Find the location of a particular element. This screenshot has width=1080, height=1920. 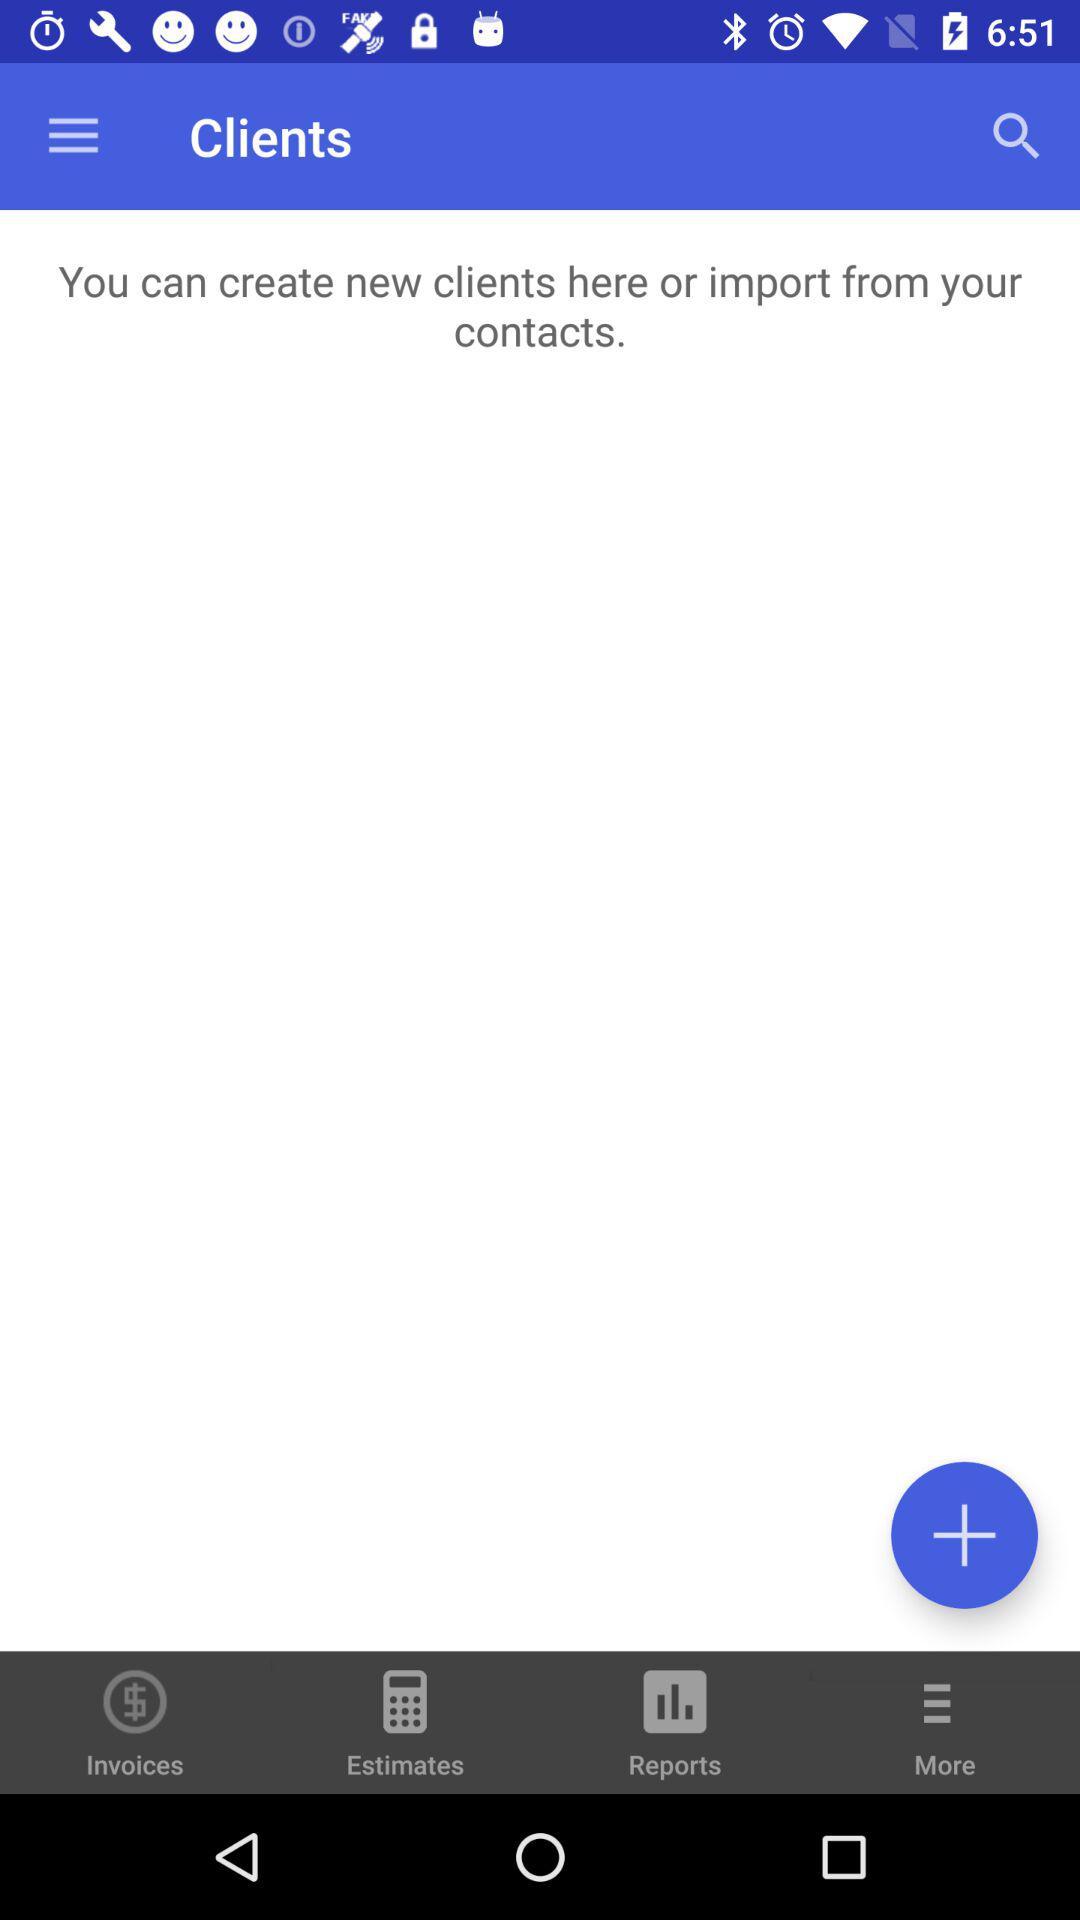

item at the center is located at coordinates (540, 1025).